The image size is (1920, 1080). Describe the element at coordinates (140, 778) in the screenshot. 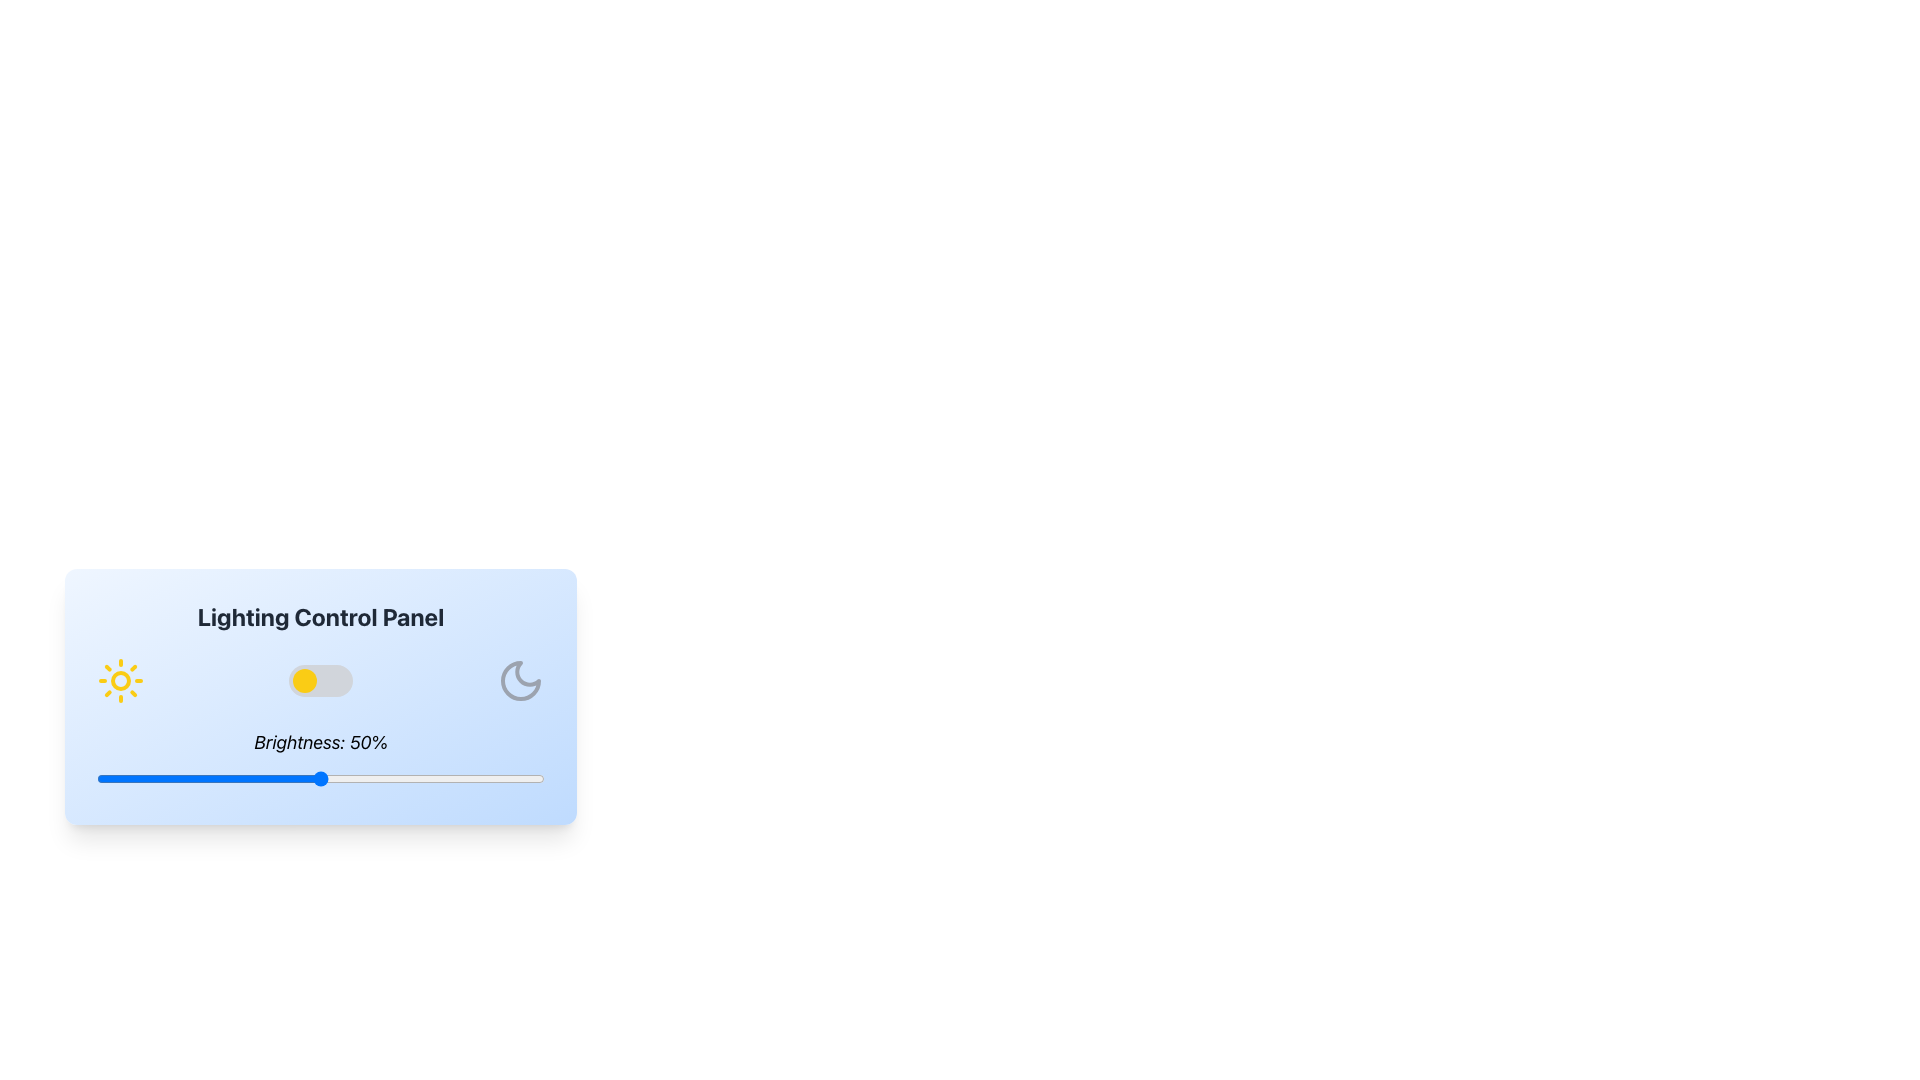

I see `the brightness level` at that location.